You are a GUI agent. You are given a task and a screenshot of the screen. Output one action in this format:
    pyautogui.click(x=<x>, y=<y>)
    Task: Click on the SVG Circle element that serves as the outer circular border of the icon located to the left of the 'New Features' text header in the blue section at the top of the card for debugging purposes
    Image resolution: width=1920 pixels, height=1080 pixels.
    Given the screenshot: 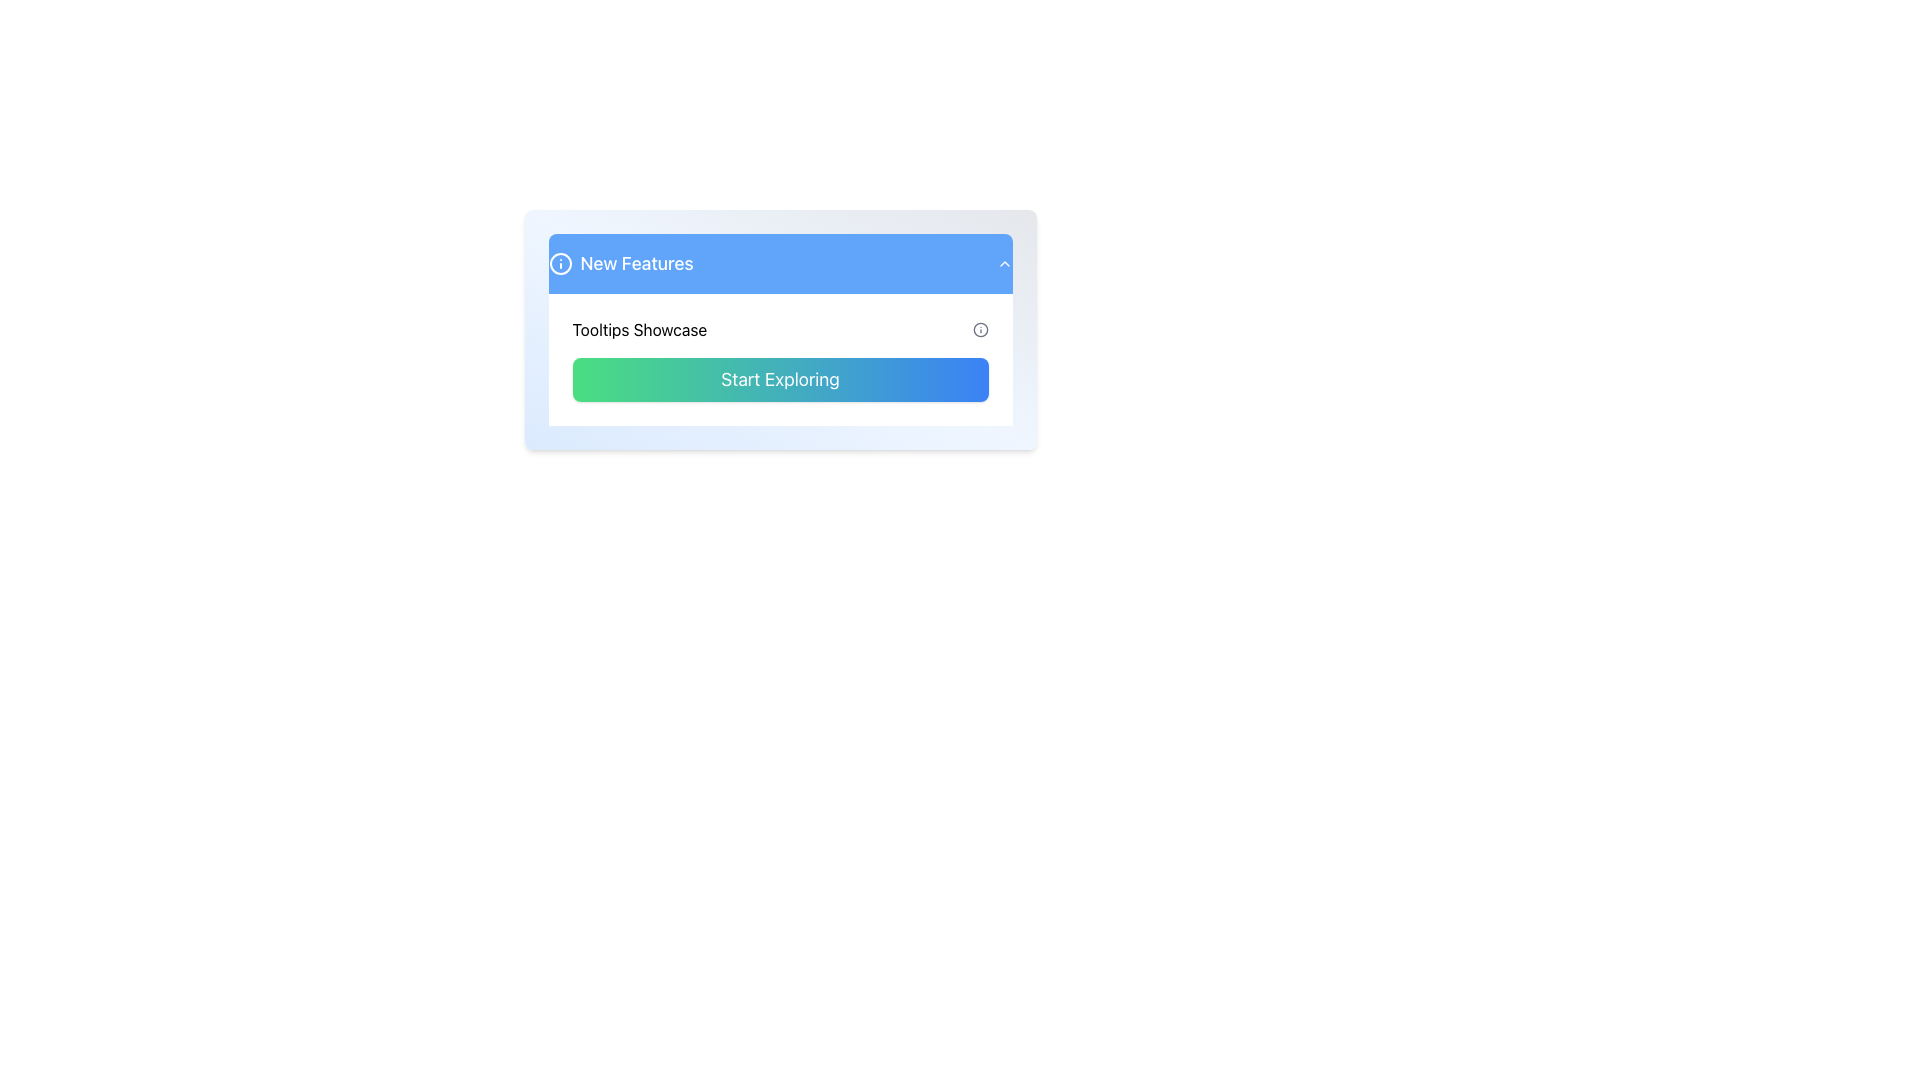 What is the action you would take?
    pyautogui.click(x=560, y=262)
    